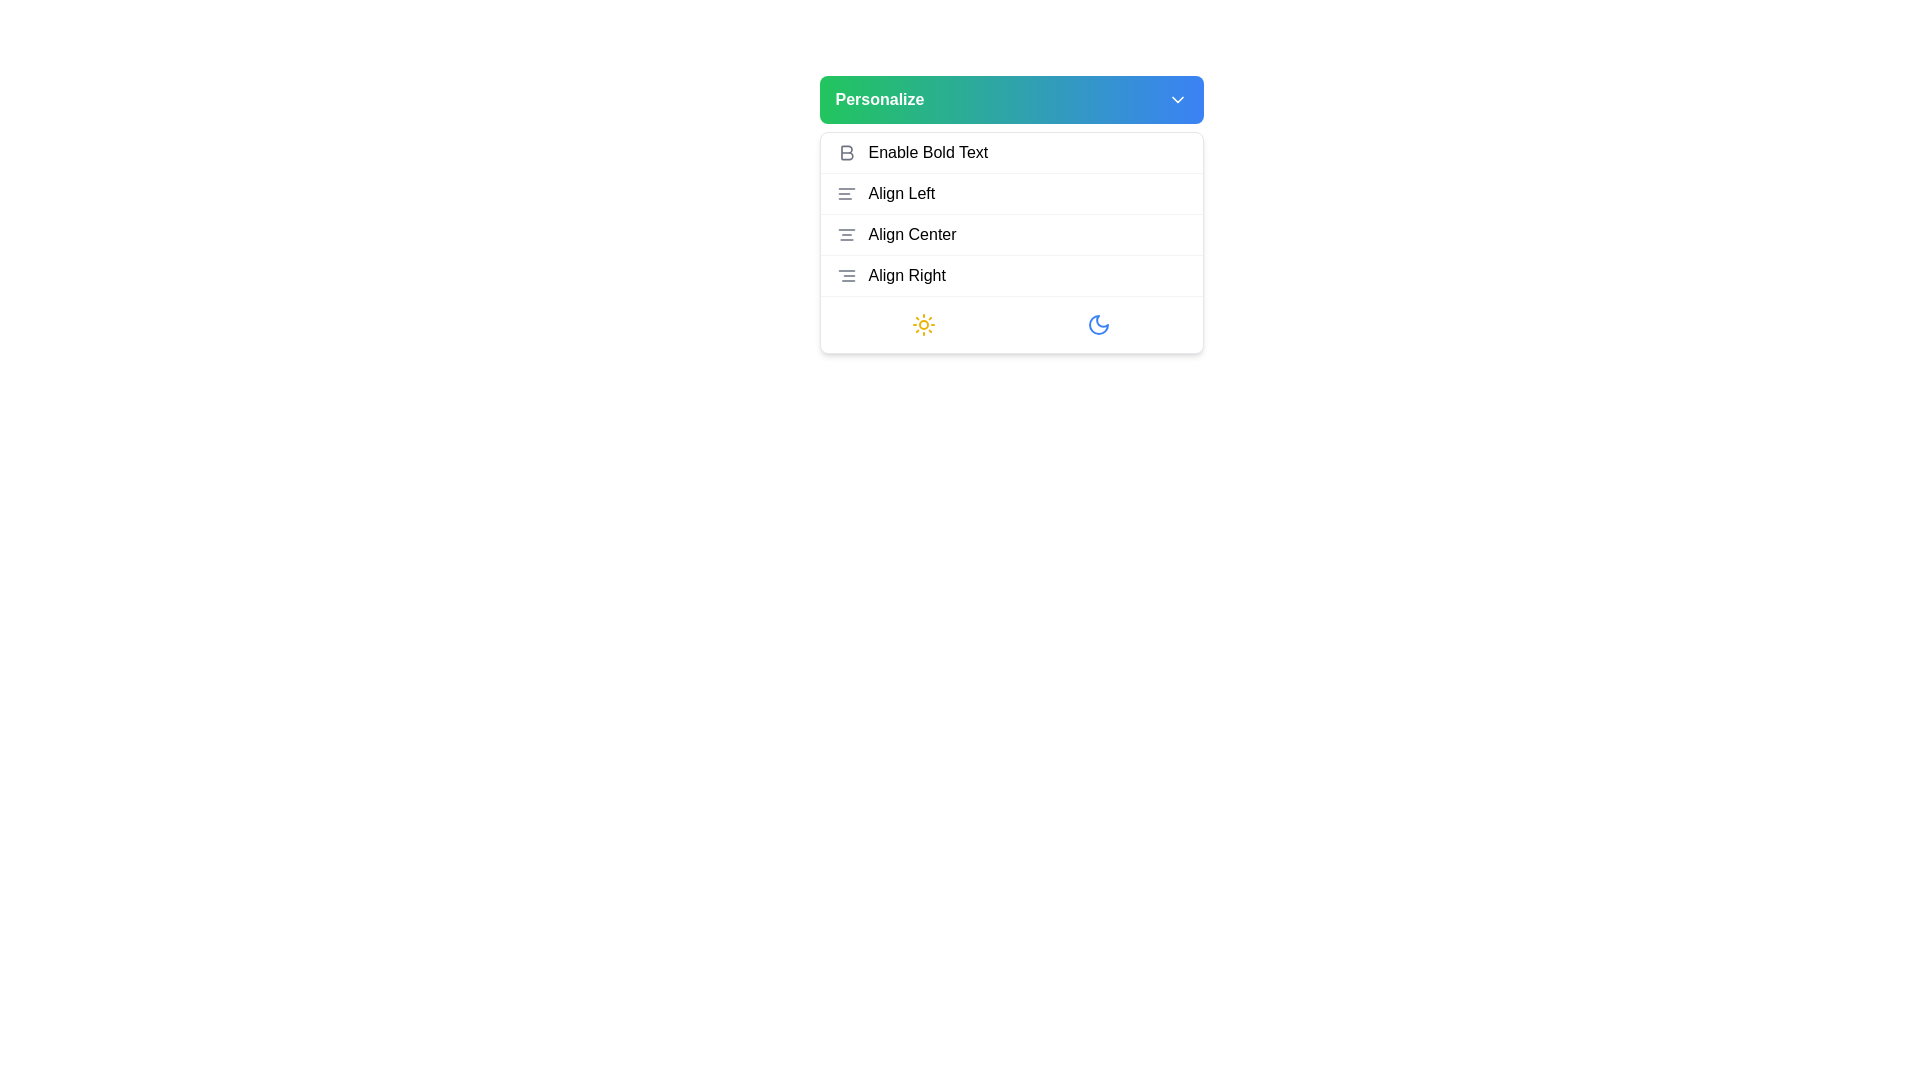 This screenshot has height=1080, width=1920. Describe the element at coordinates (1098, 323) in the screenshot. I see `the crescent-shaped icon in the menu settings section` at that location.